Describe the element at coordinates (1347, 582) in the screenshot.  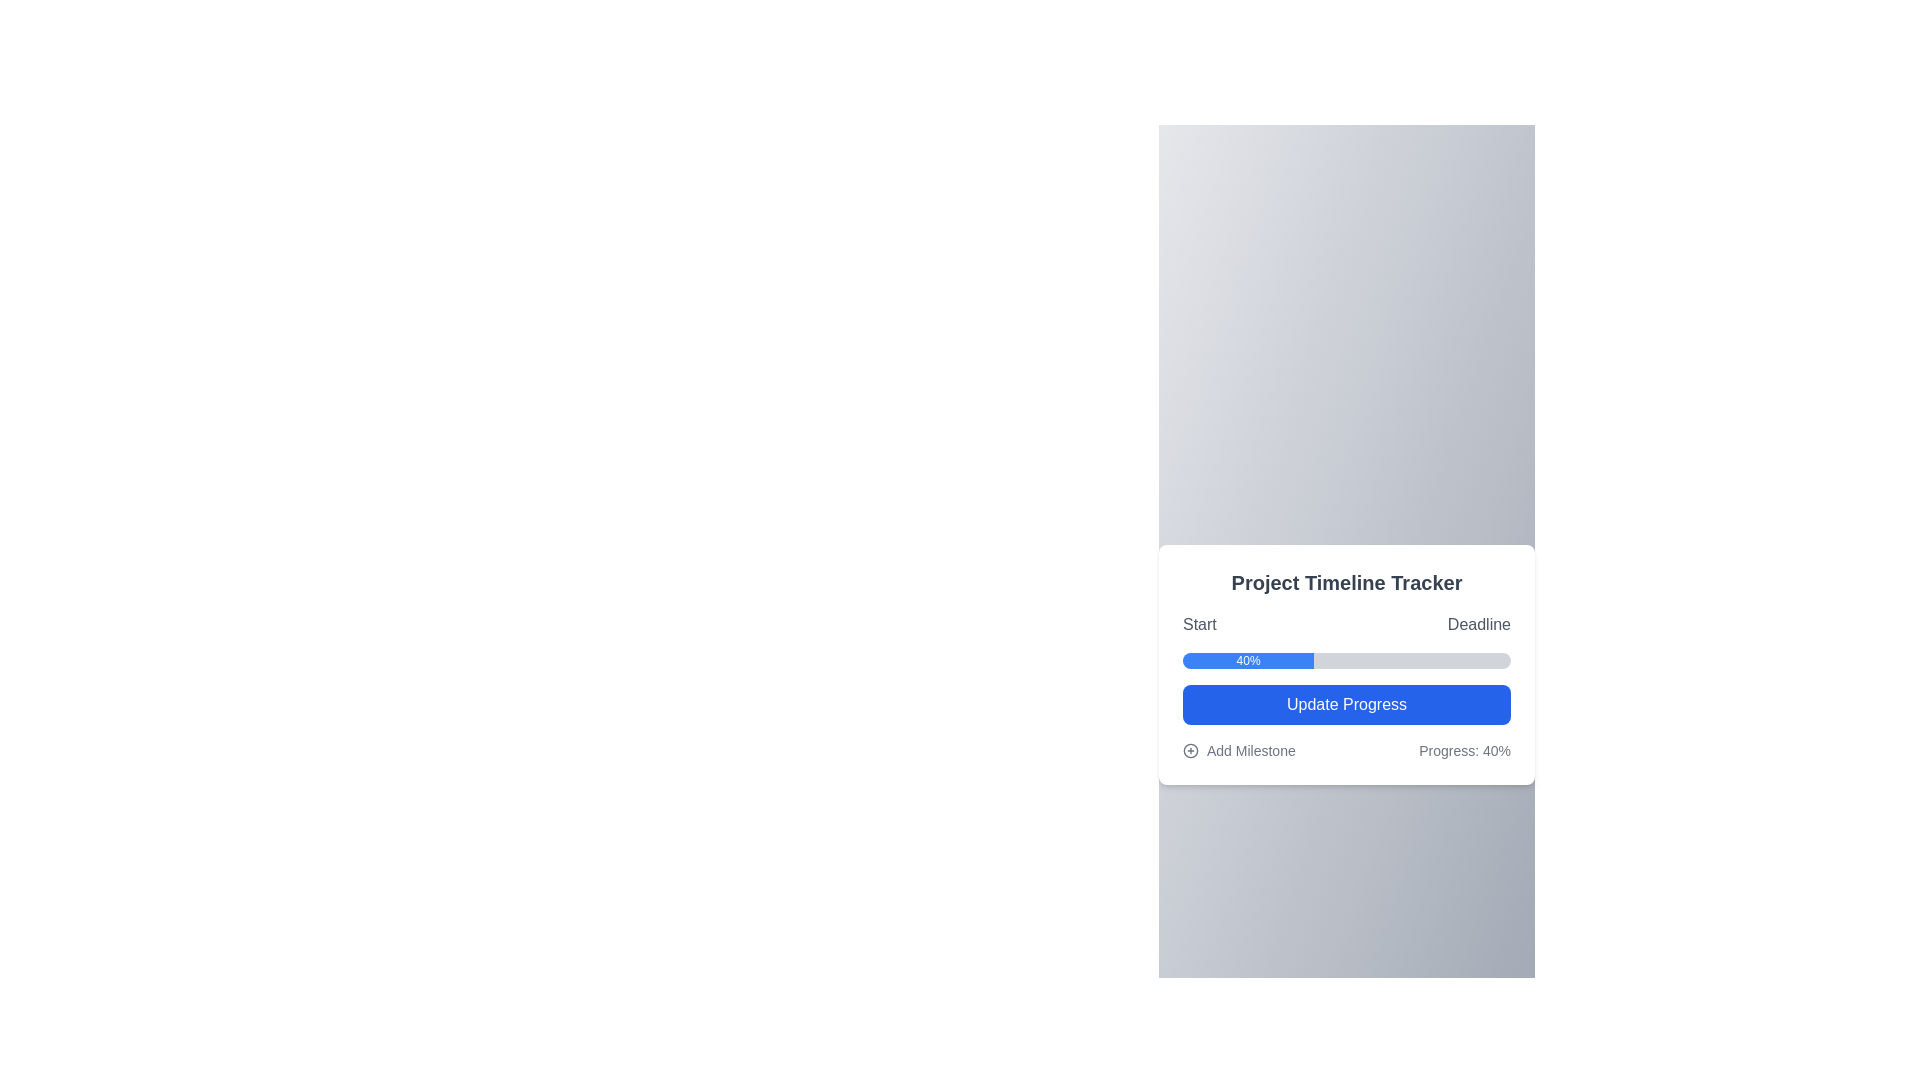
I see `the text block displaying 'Project Timeline Tracker', which is styled with a large, bold font and is located at the top of the centered card interface` at that location.